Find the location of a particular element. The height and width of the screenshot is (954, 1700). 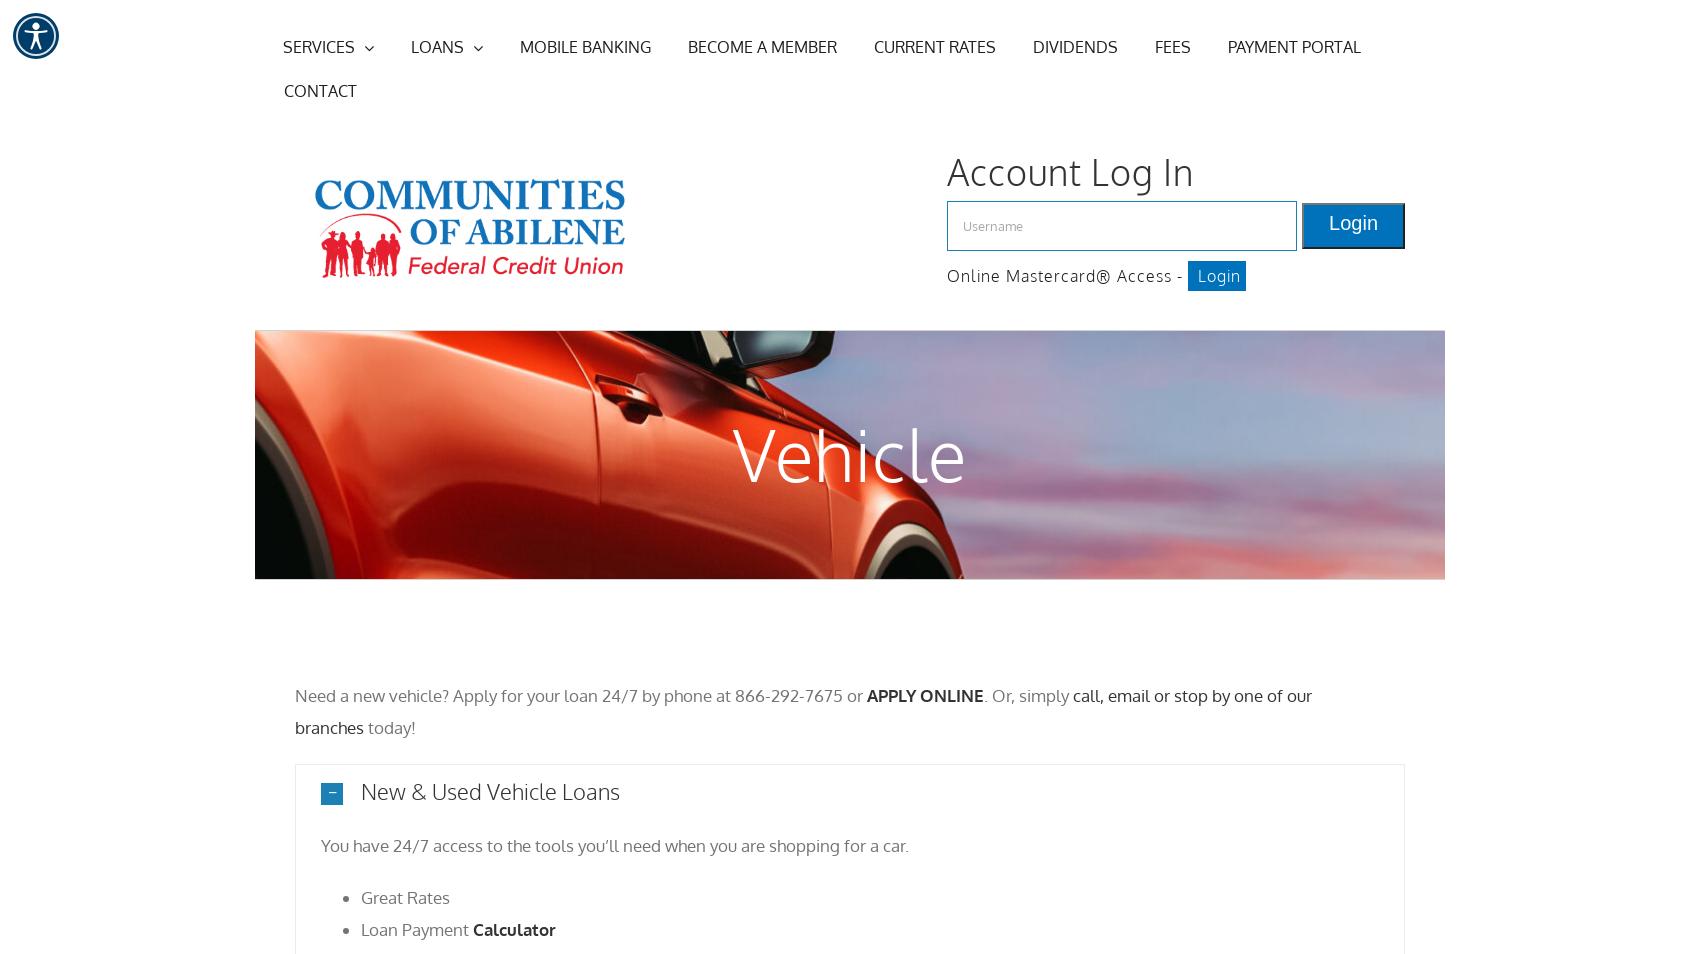

'Great Rates' is located at coordinates (404, 896).